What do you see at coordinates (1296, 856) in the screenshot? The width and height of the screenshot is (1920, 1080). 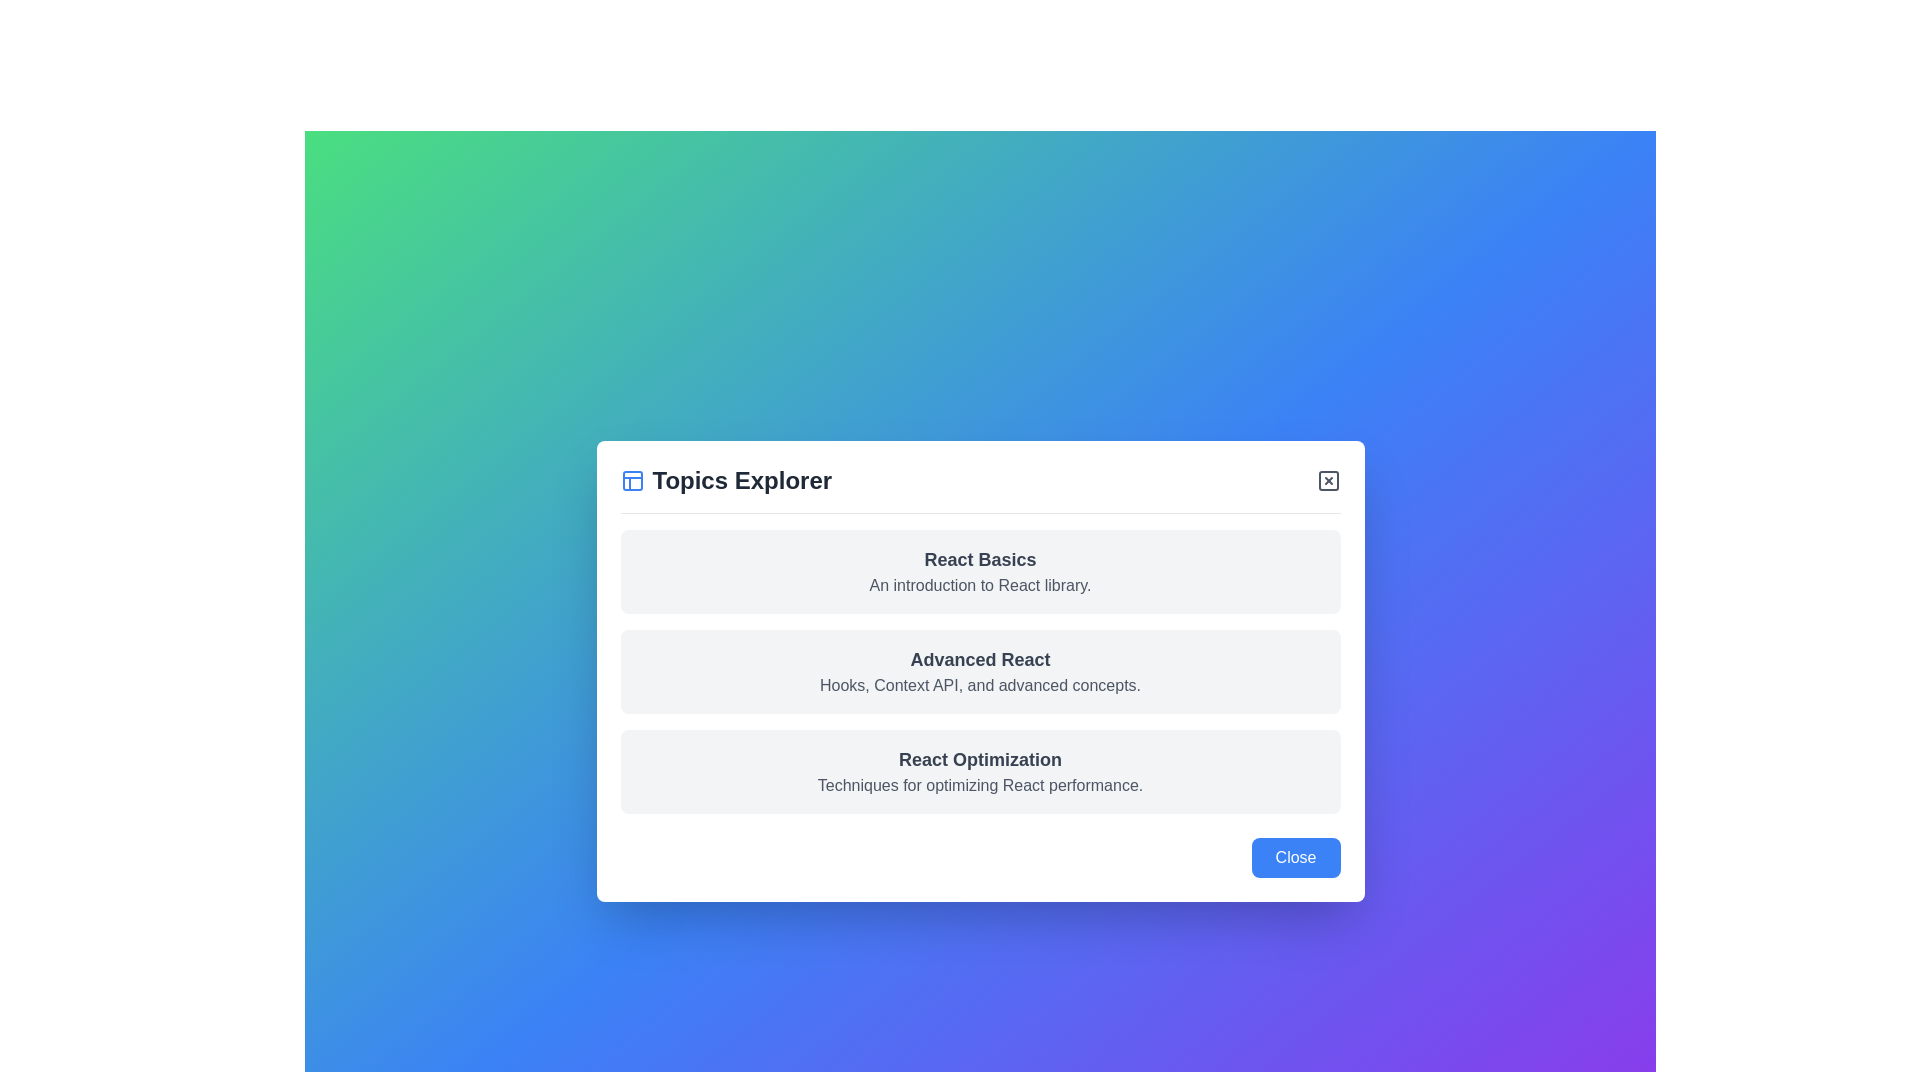 I see `the 'Close' button located in the bottom-right corner of a modal dialog` at bounding box center [1296, 856].